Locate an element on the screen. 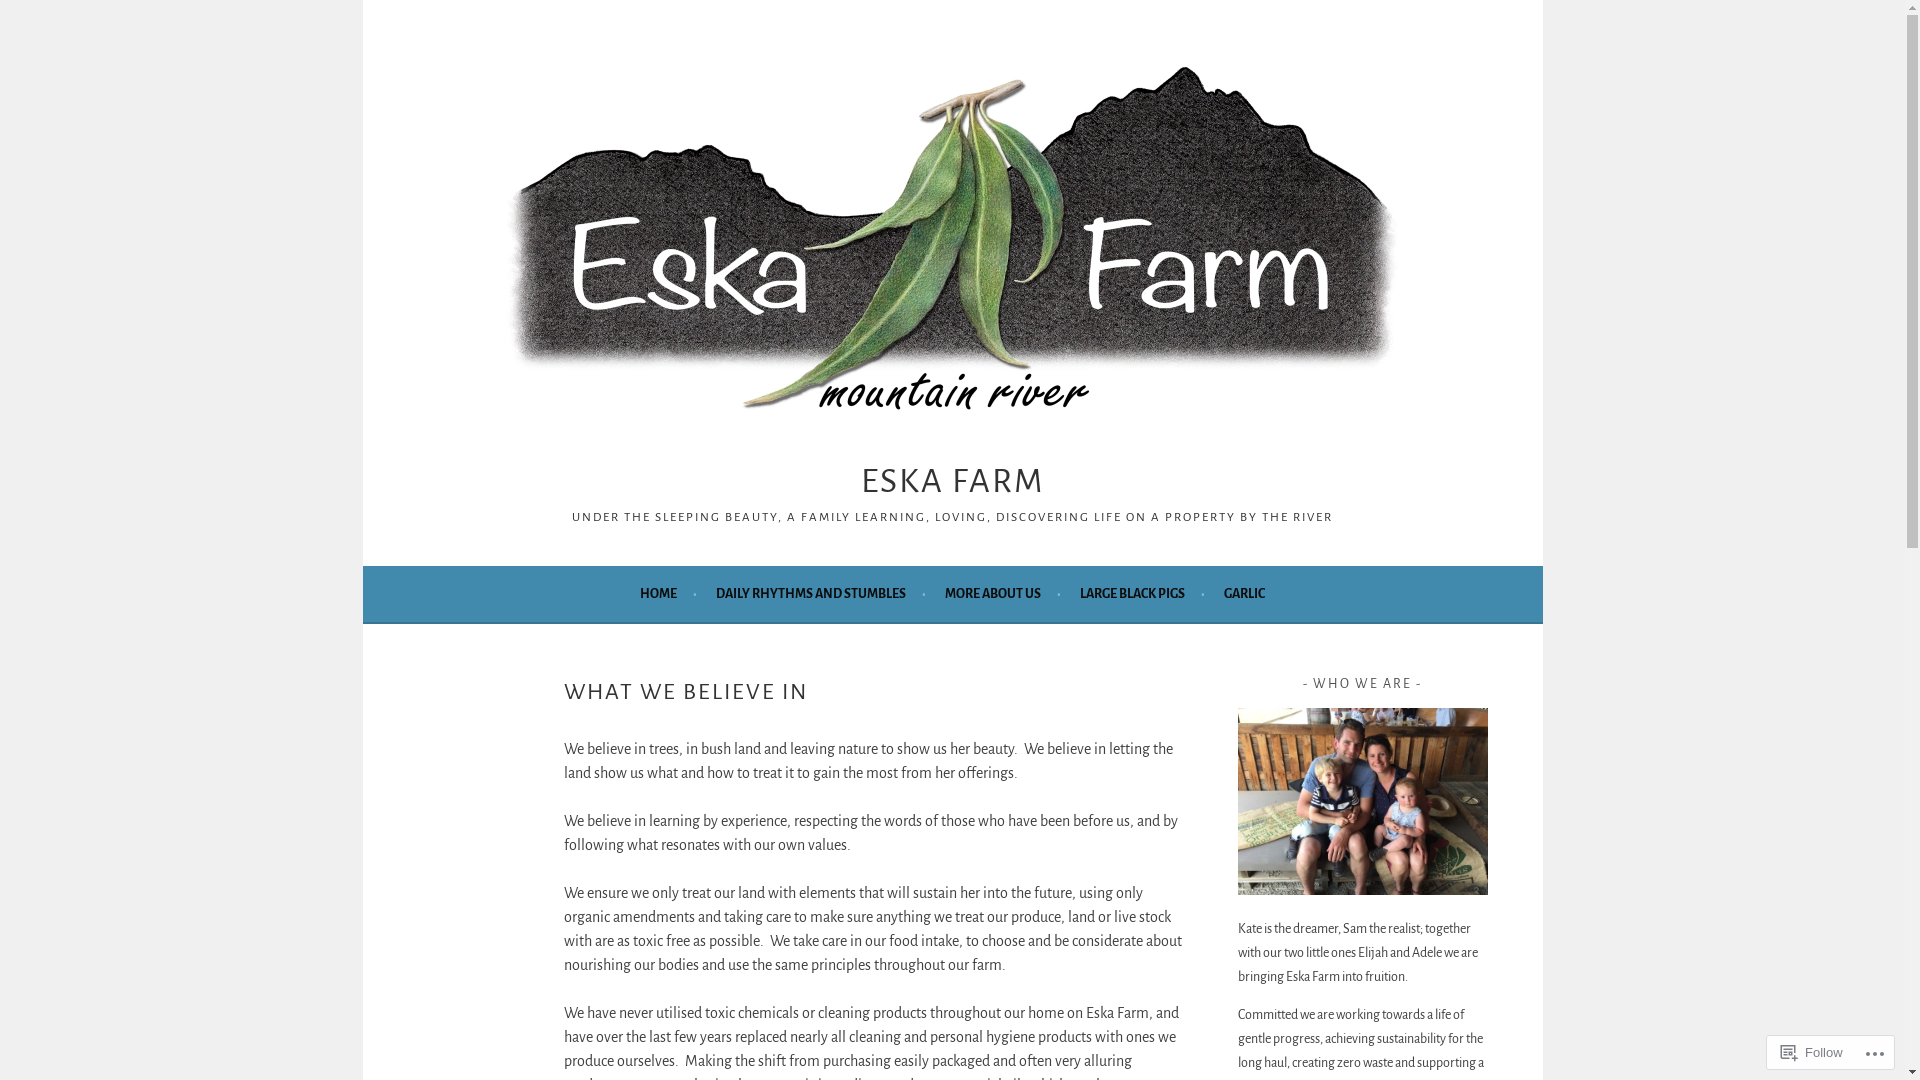 The height and width of the screenshot is (1080, 1920). 'ESKA FARM' is located at coordinates (951, 481).